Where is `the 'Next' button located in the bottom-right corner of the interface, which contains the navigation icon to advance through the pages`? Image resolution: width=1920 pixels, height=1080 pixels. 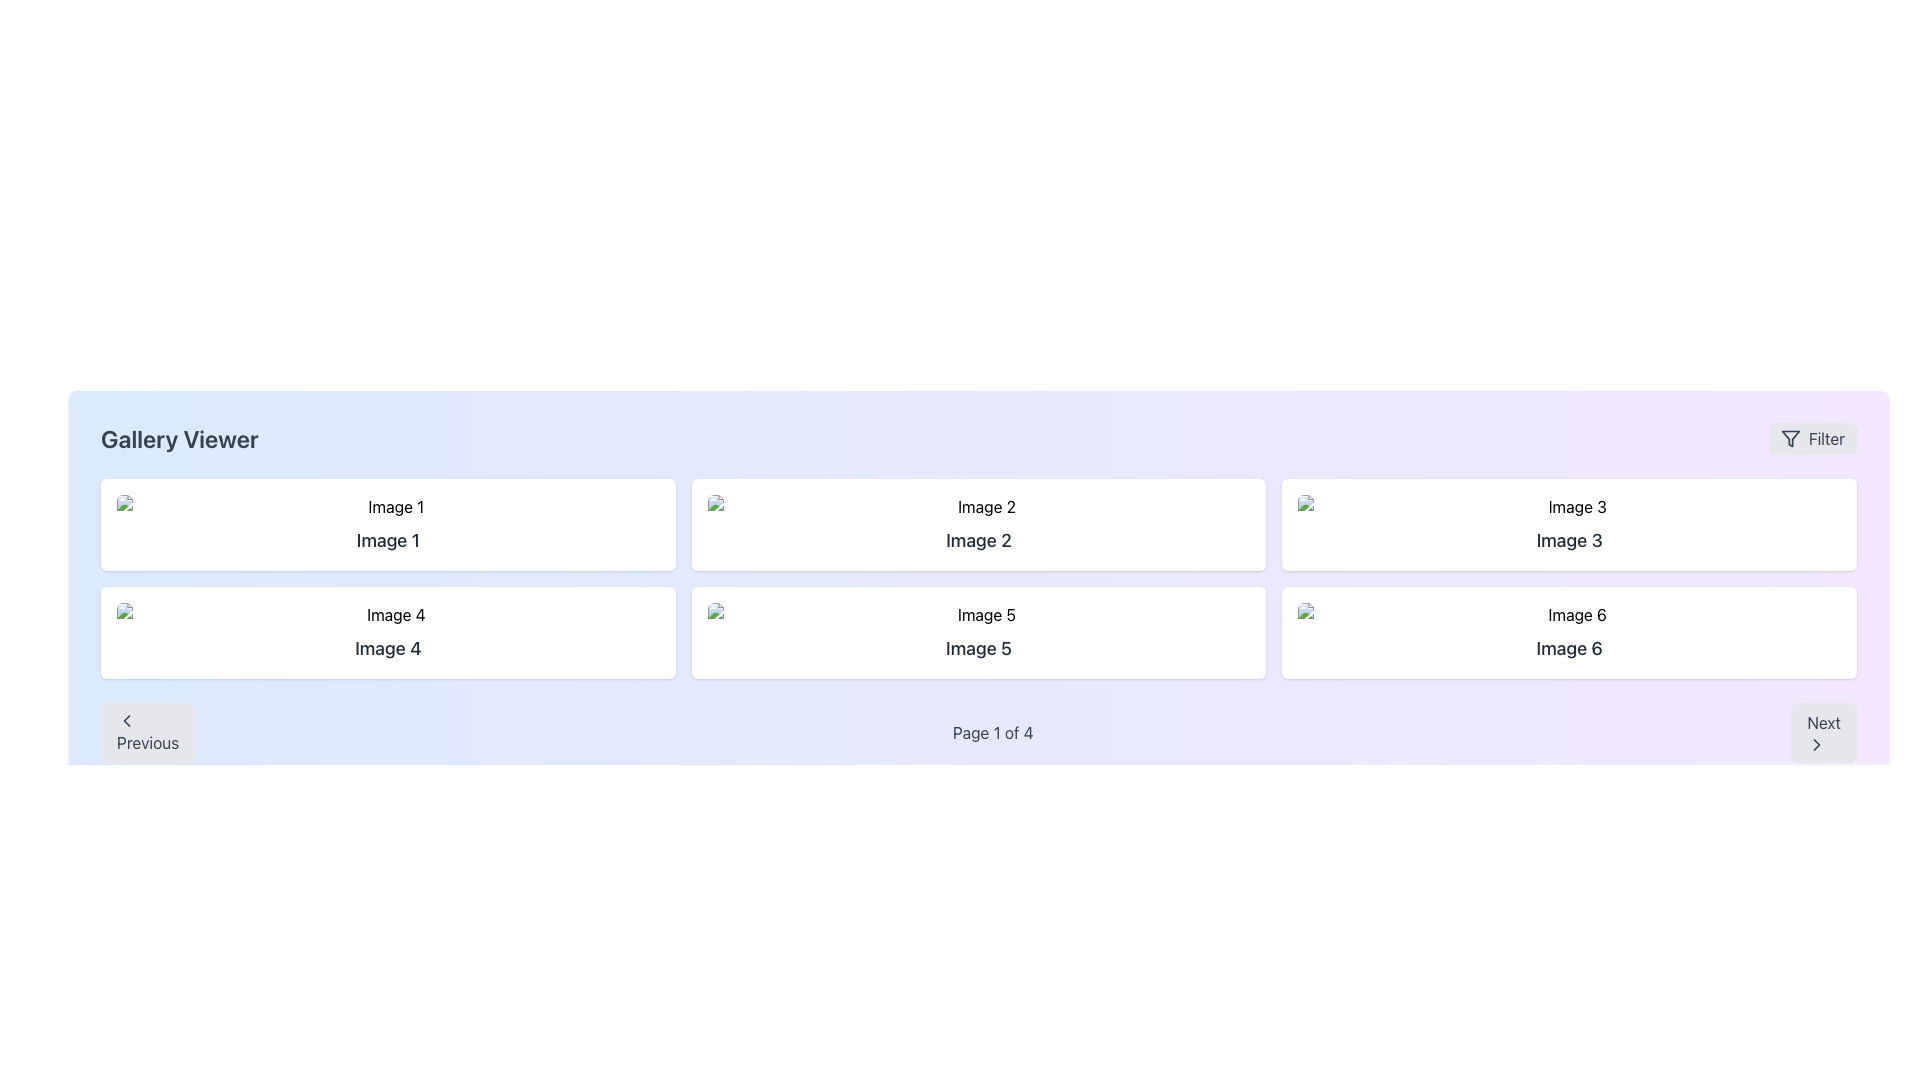
the 'Next' button located in the bottom-right corner of the interface, which contains the navigation icon to advance through the pages is located at coordinates (1817, 744).